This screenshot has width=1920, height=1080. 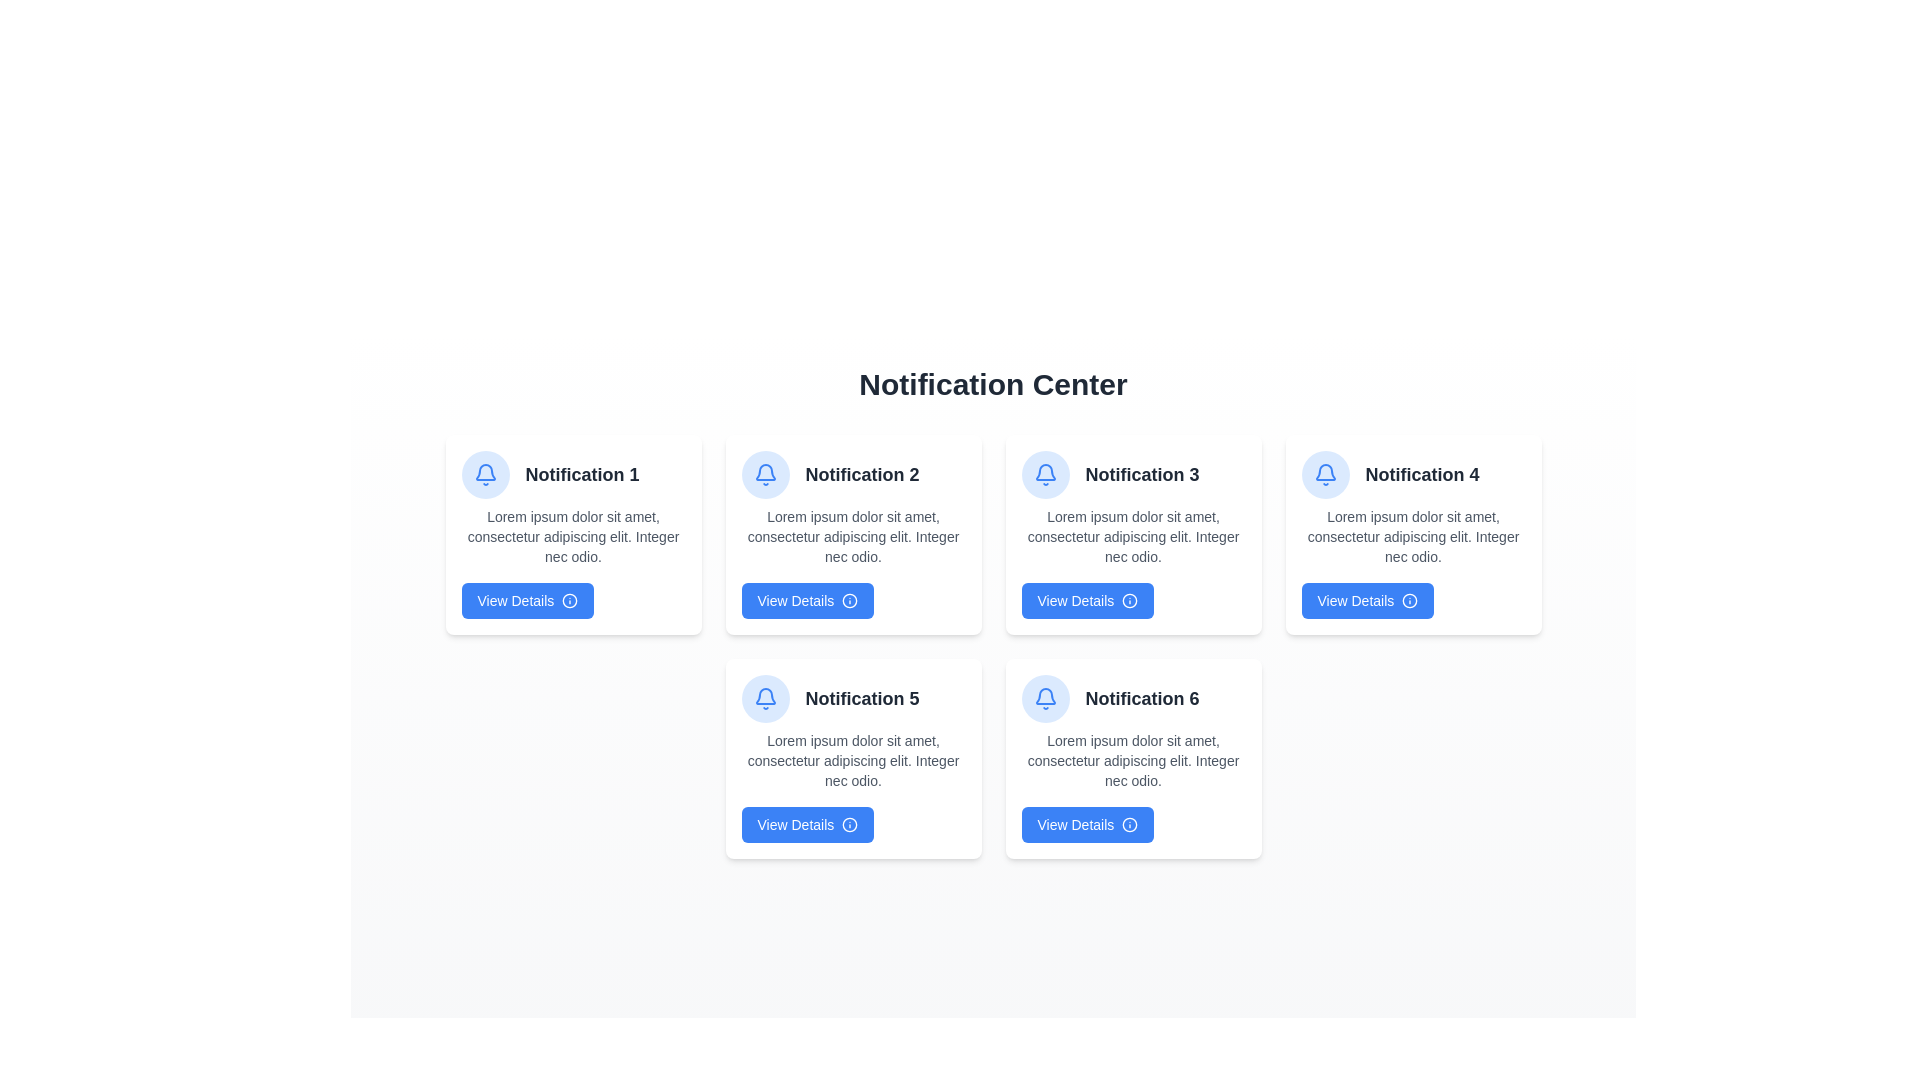 What do you see at coordinates (1142, 697) in the screenshot?
I see `title of the notification card located in the second row on the rightmost side of the Notification Center, which helps distinguish it from other notifications` at bounding box center [1142, 697].